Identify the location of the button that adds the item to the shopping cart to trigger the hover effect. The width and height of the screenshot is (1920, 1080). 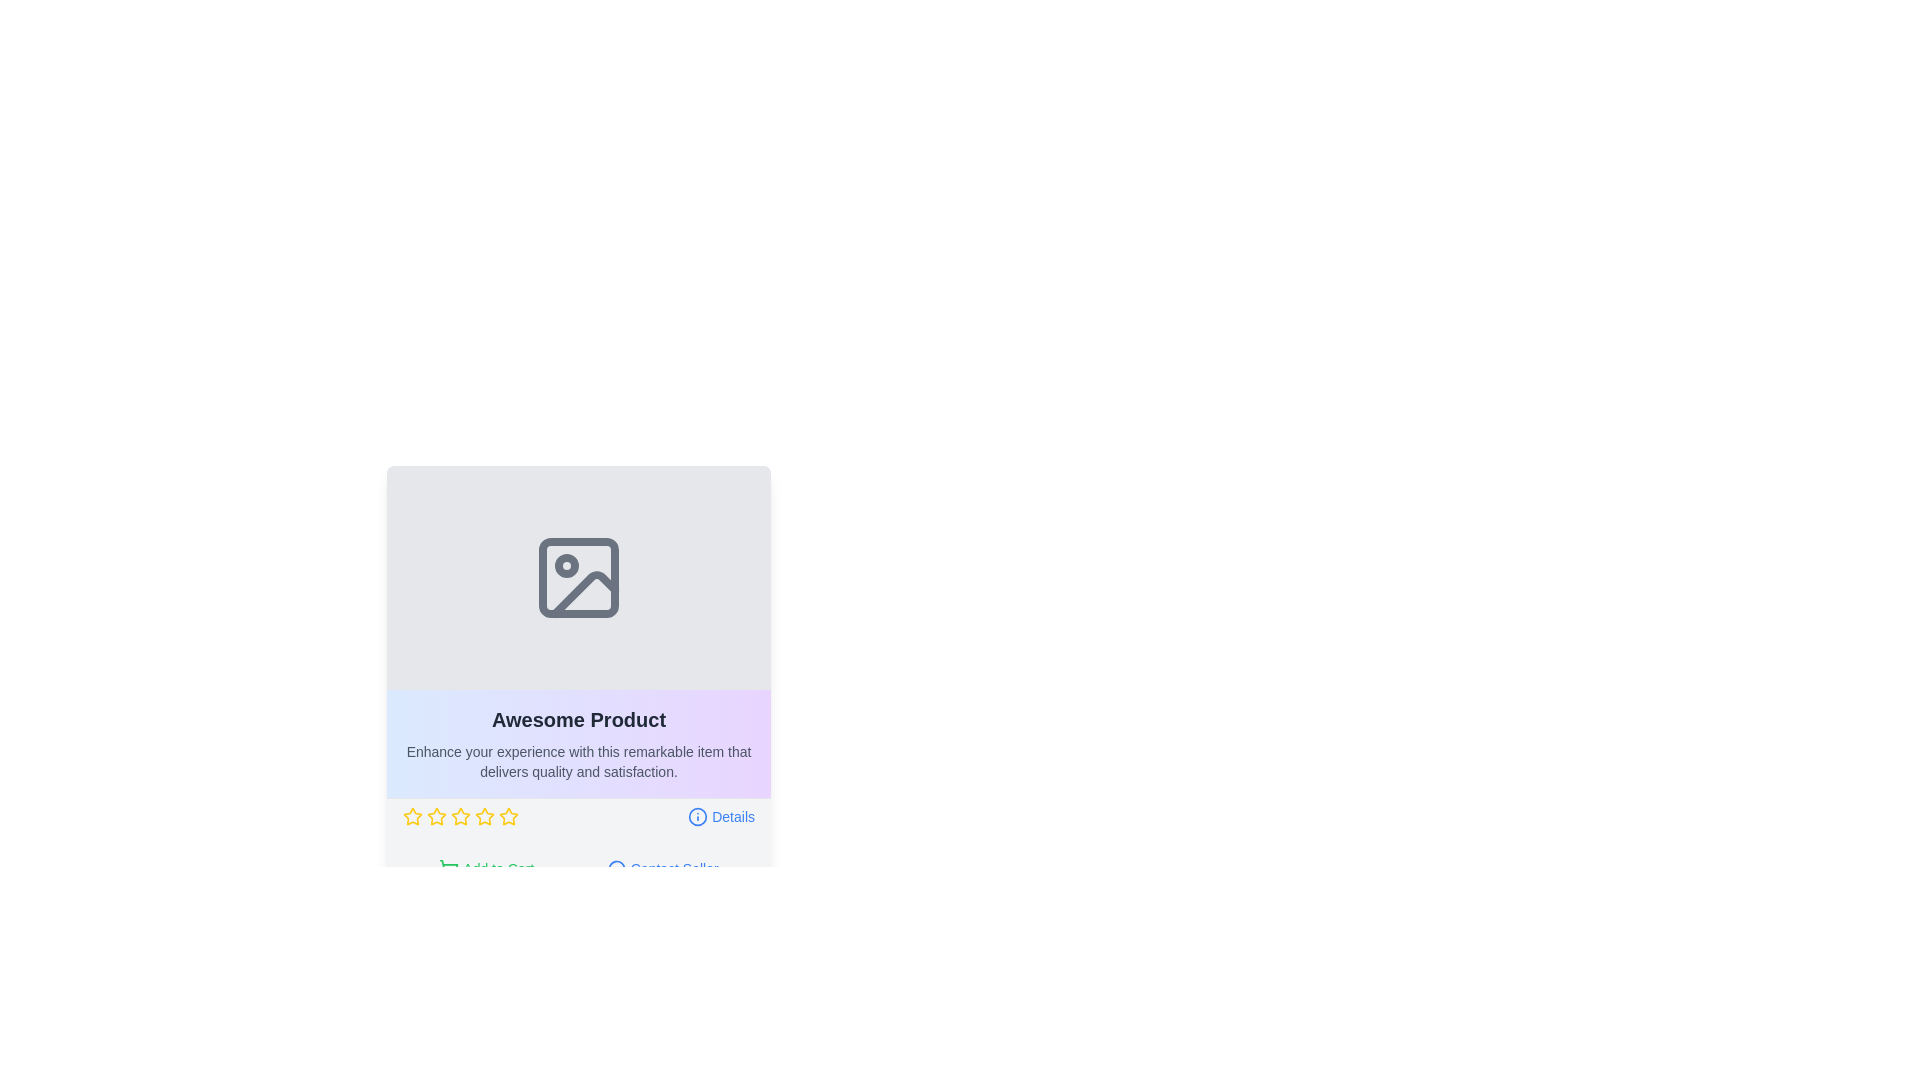
(486, 867).